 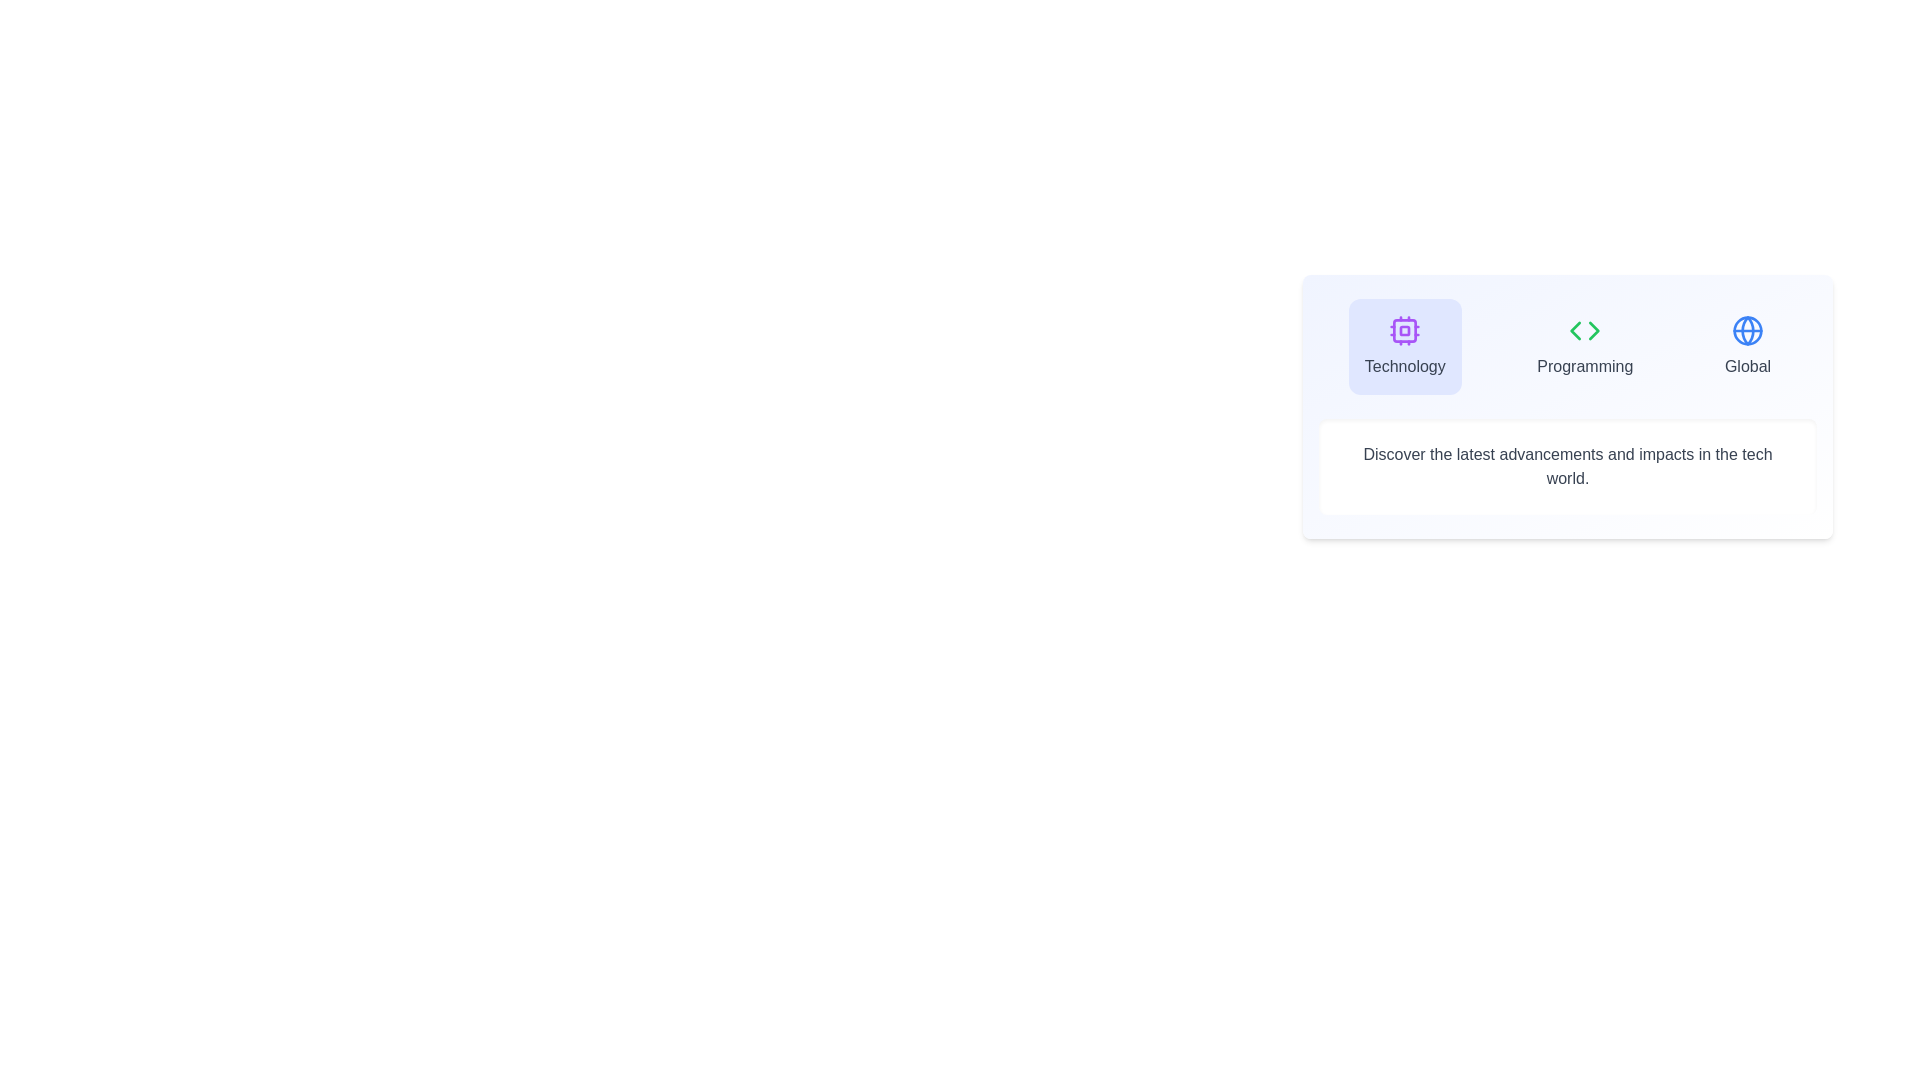 What do you see at coordinates (1404, 346) in the screenshot?
I see `the tab labeled Technology to view its content` at bounding box center [1404, 346].